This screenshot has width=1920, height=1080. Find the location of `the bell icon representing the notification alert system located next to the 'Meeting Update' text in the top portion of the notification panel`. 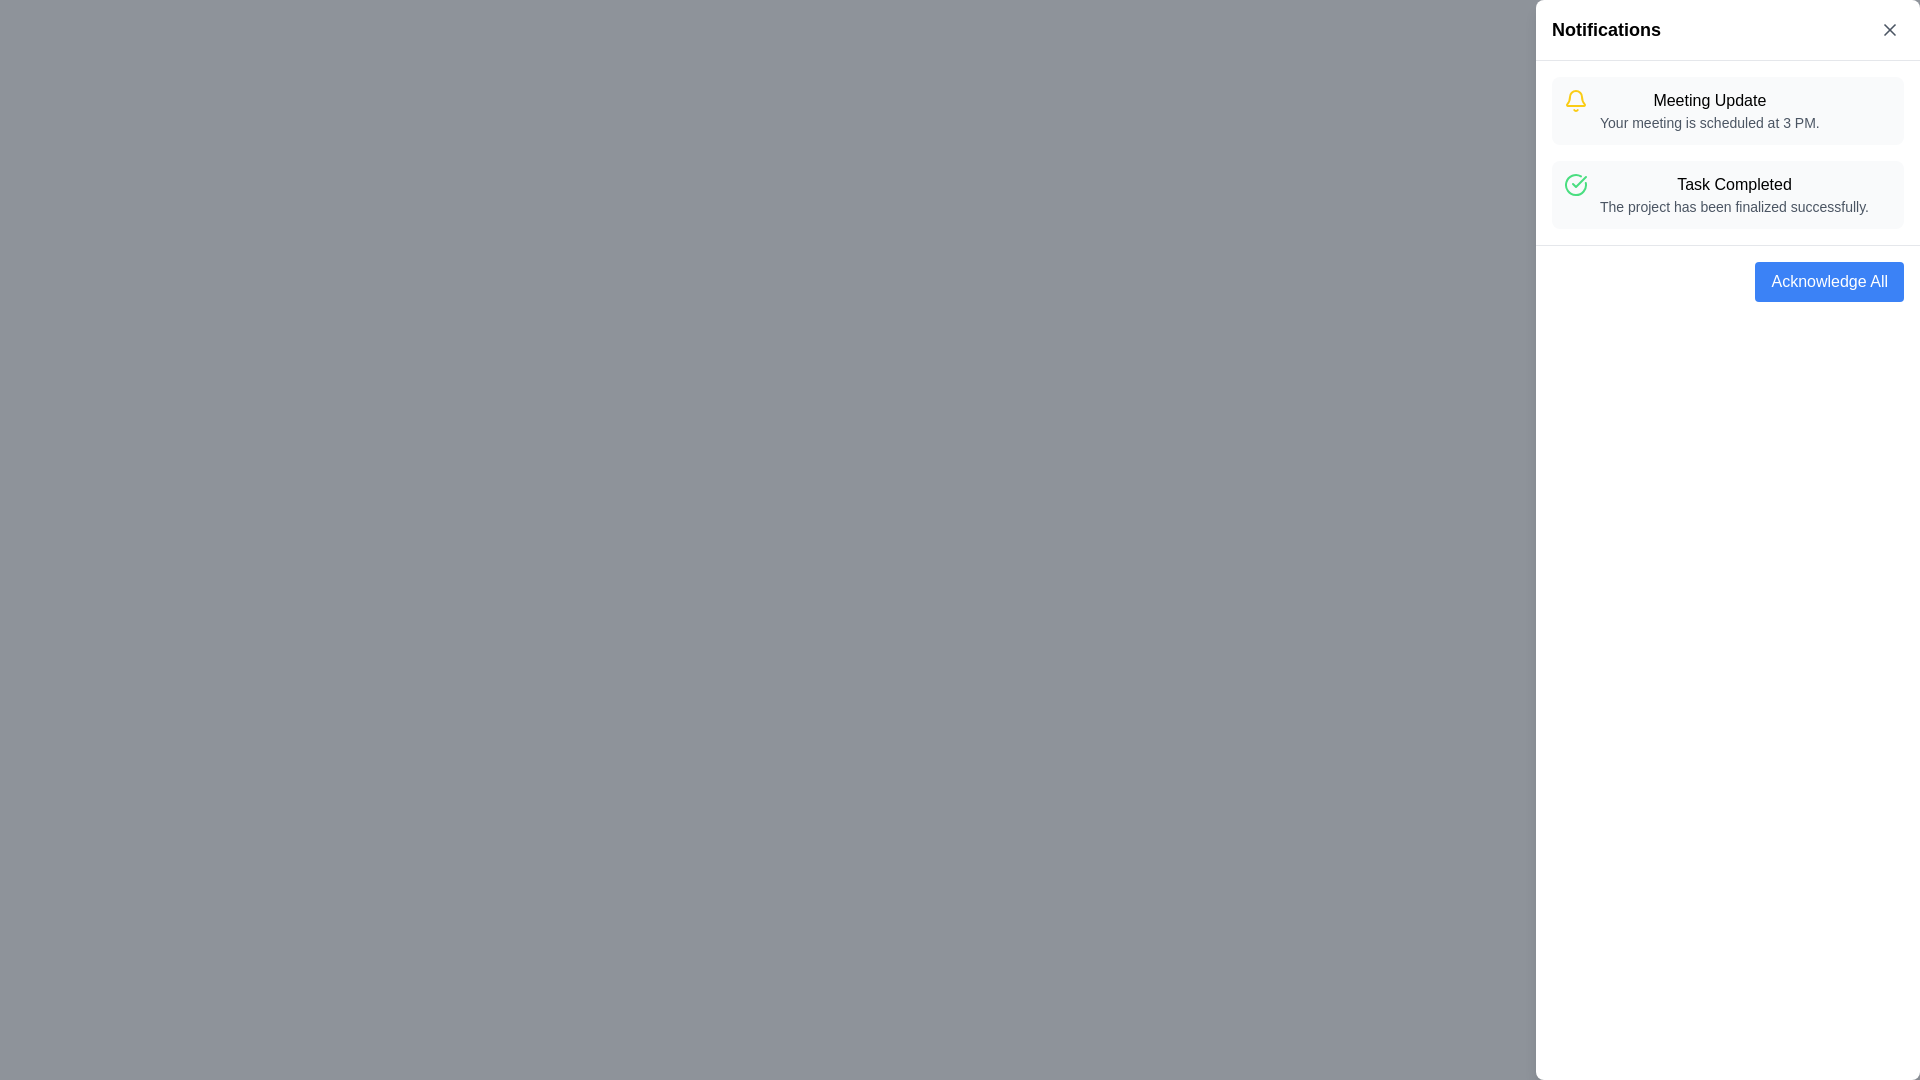

the bell icon representing the notification alert system located next to the 'Meeting Update' text in the top portion of the notification panel is located at coordinates (1574, 98).